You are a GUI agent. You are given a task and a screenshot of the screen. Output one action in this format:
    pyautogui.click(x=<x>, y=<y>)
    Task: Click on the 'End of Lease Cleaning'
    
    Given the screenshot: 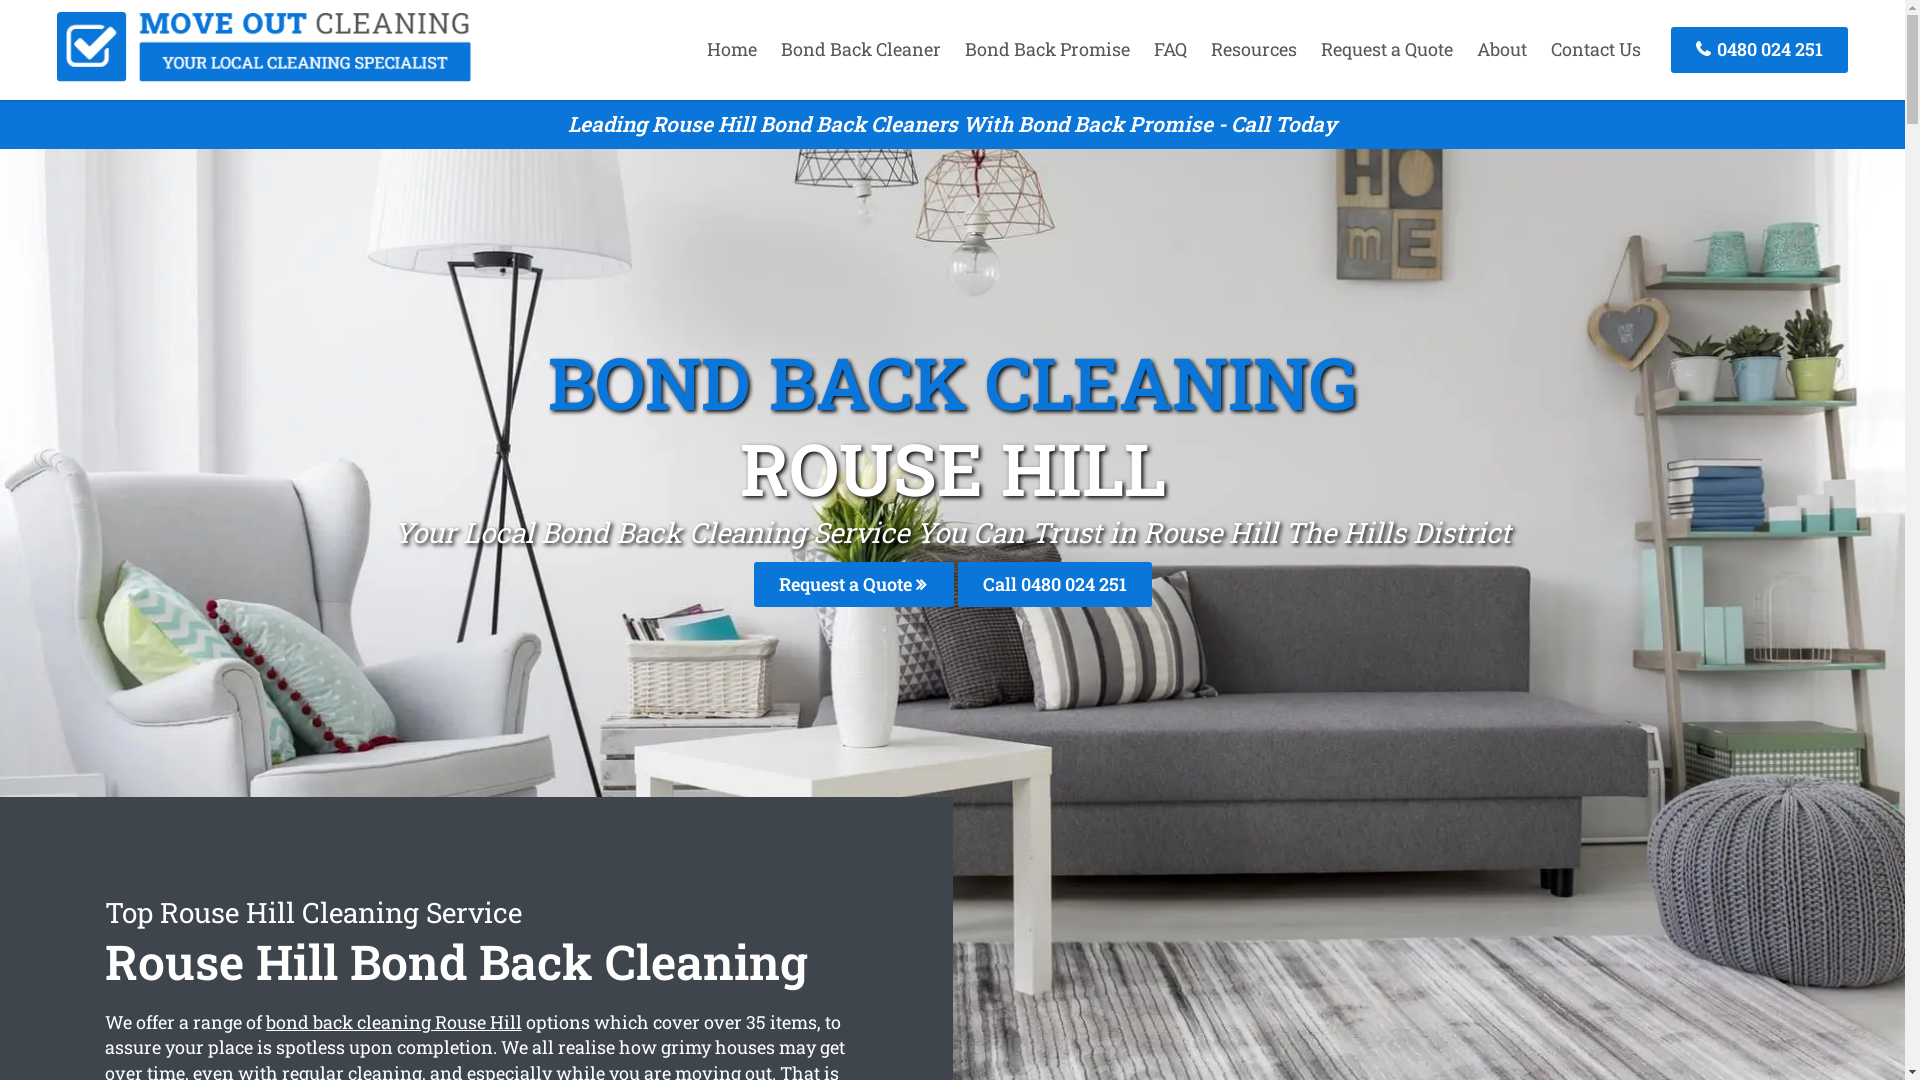 What is the action you would take?
    pyautogui.click(x=263, y=73)
    